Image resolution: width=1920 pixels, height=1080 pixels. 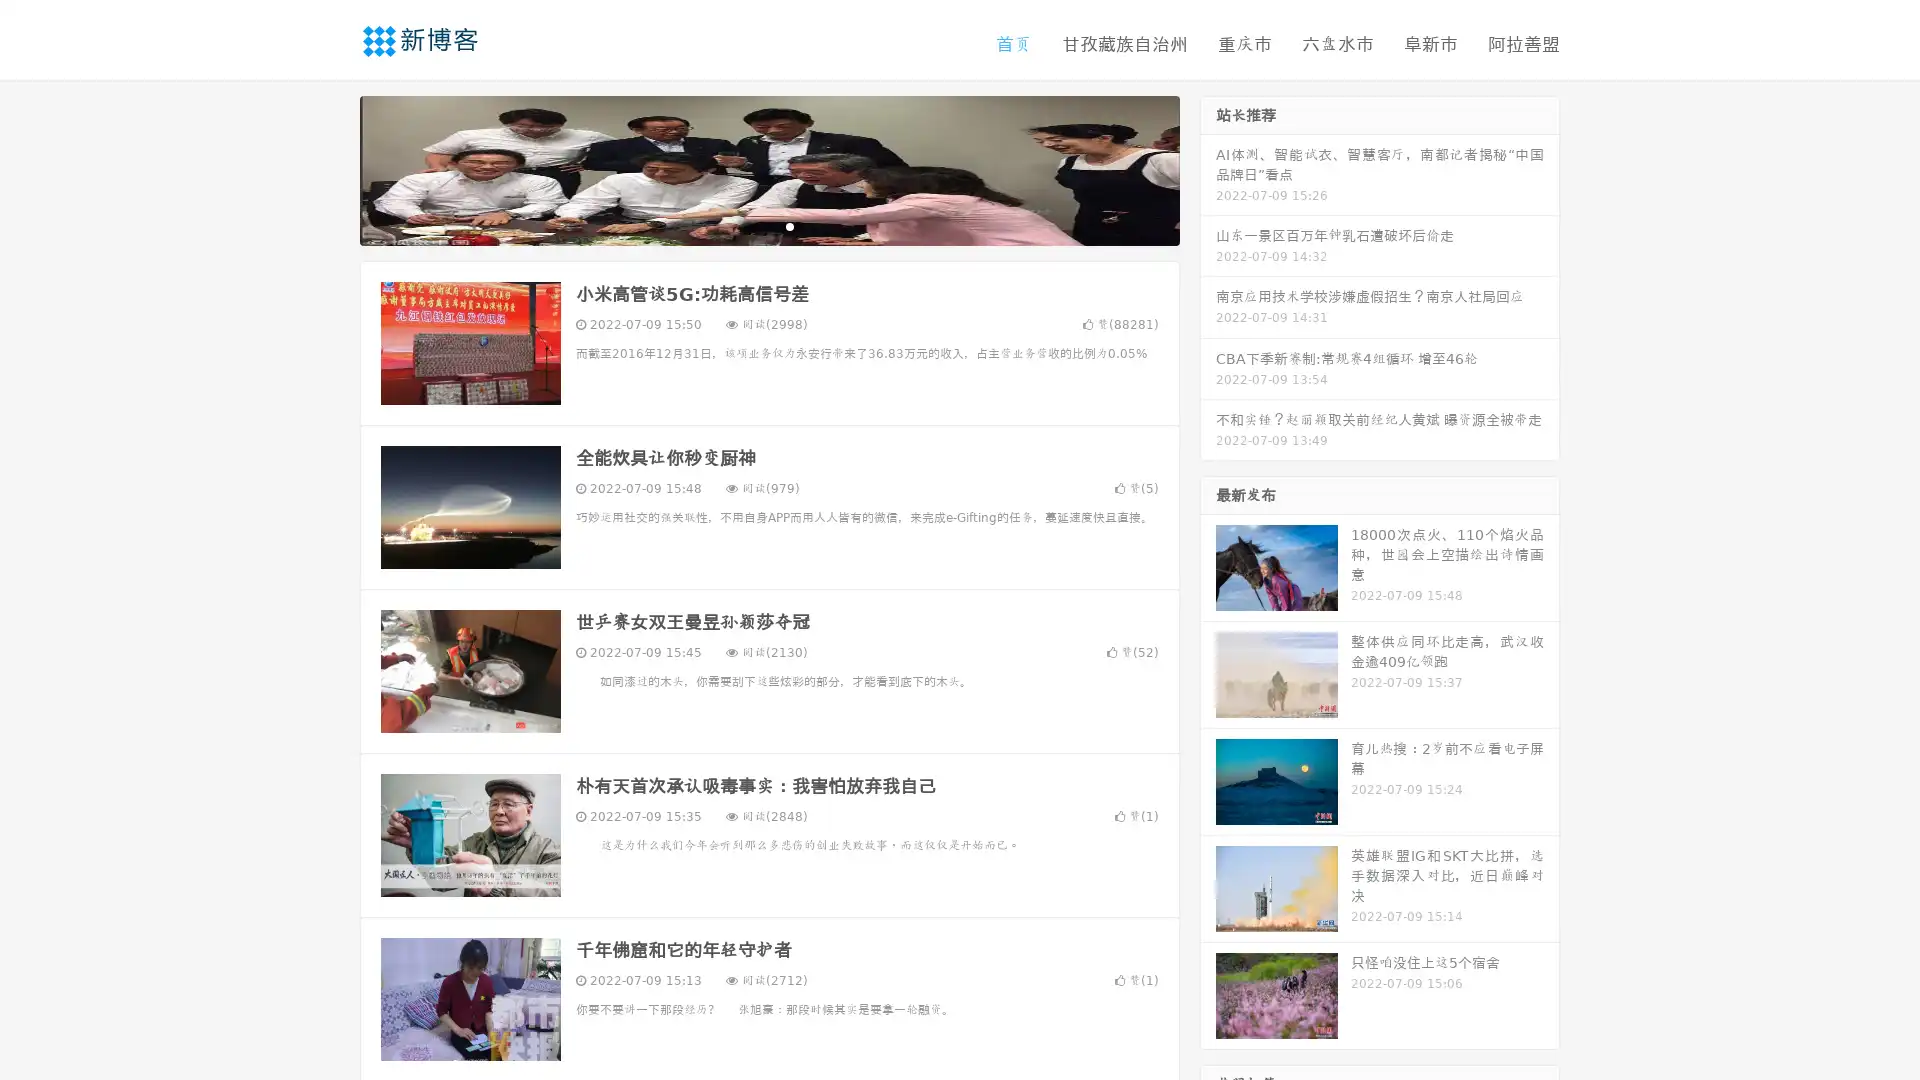 What do you see at coordinates (789, 225) in the screenshot?
I see `Go to slide 3` at bounding box center [789, 225].